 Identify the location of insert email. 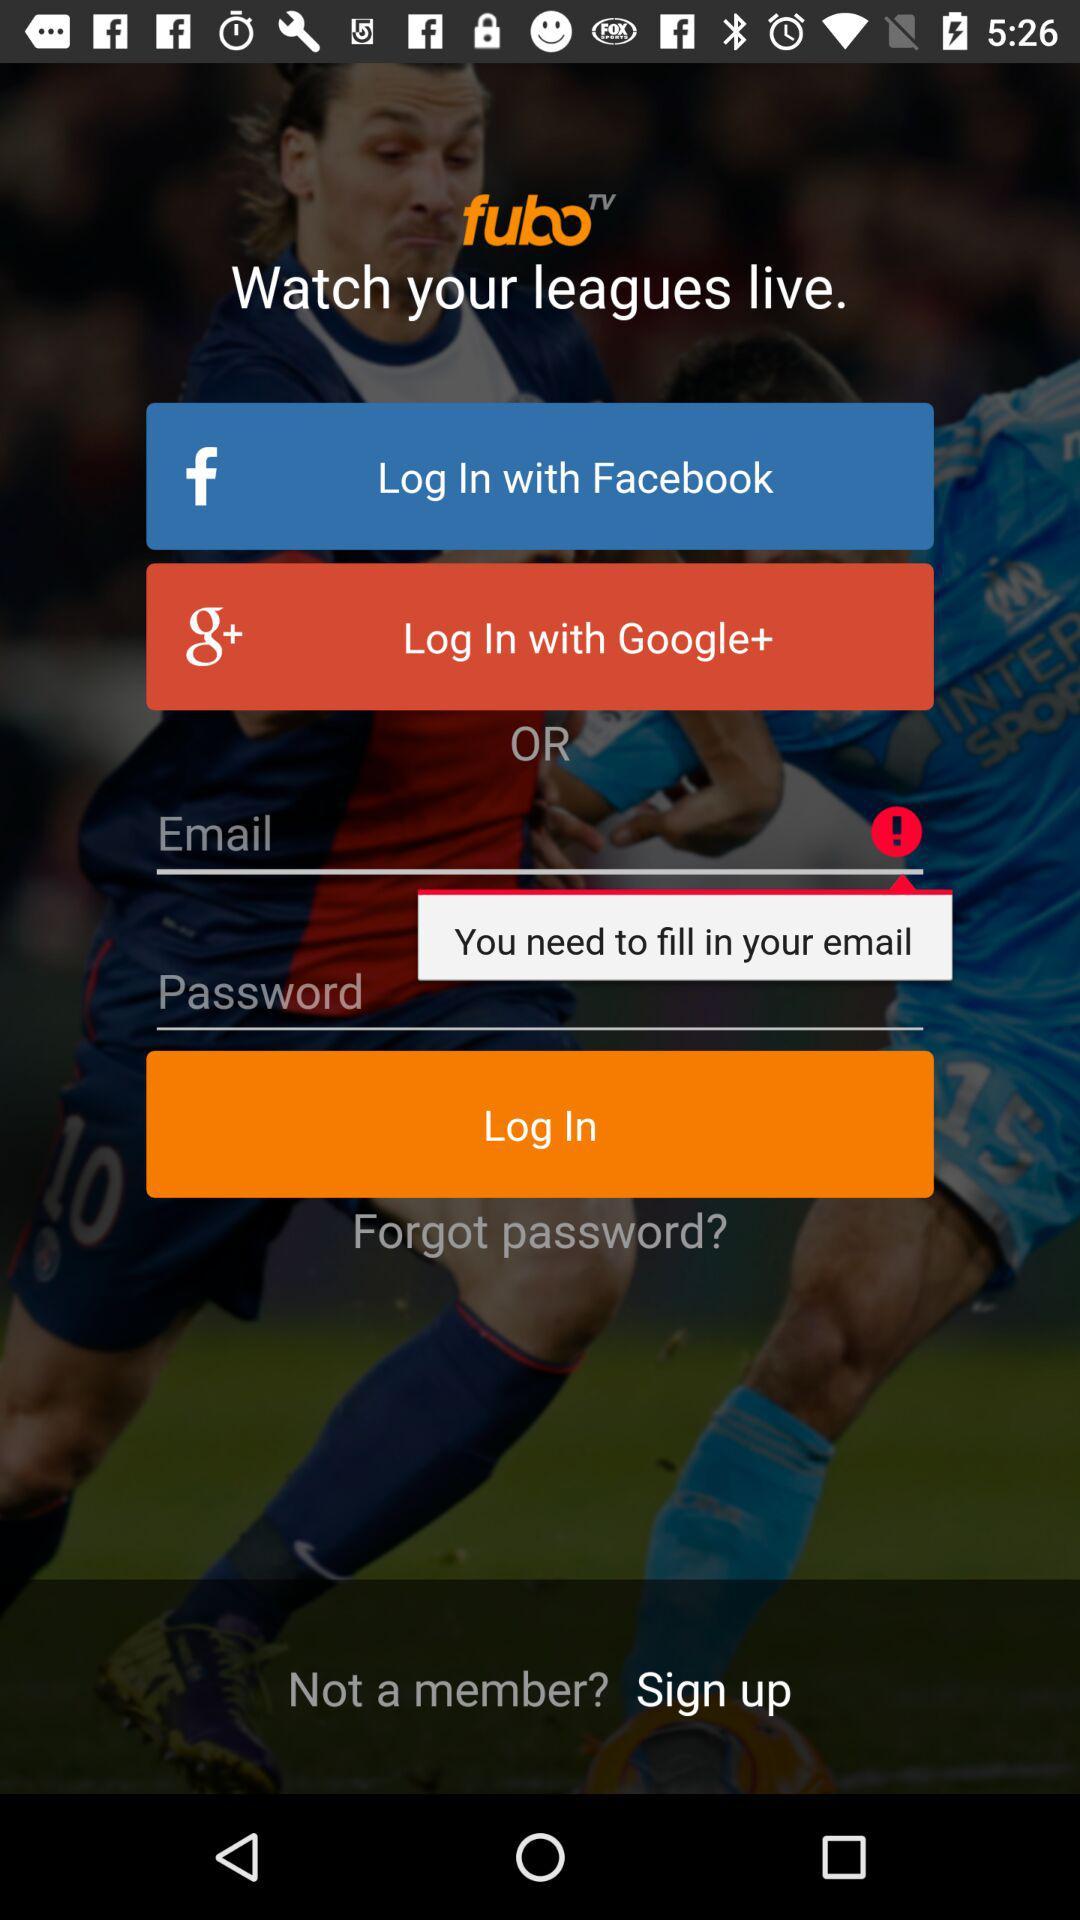
(540, 833).